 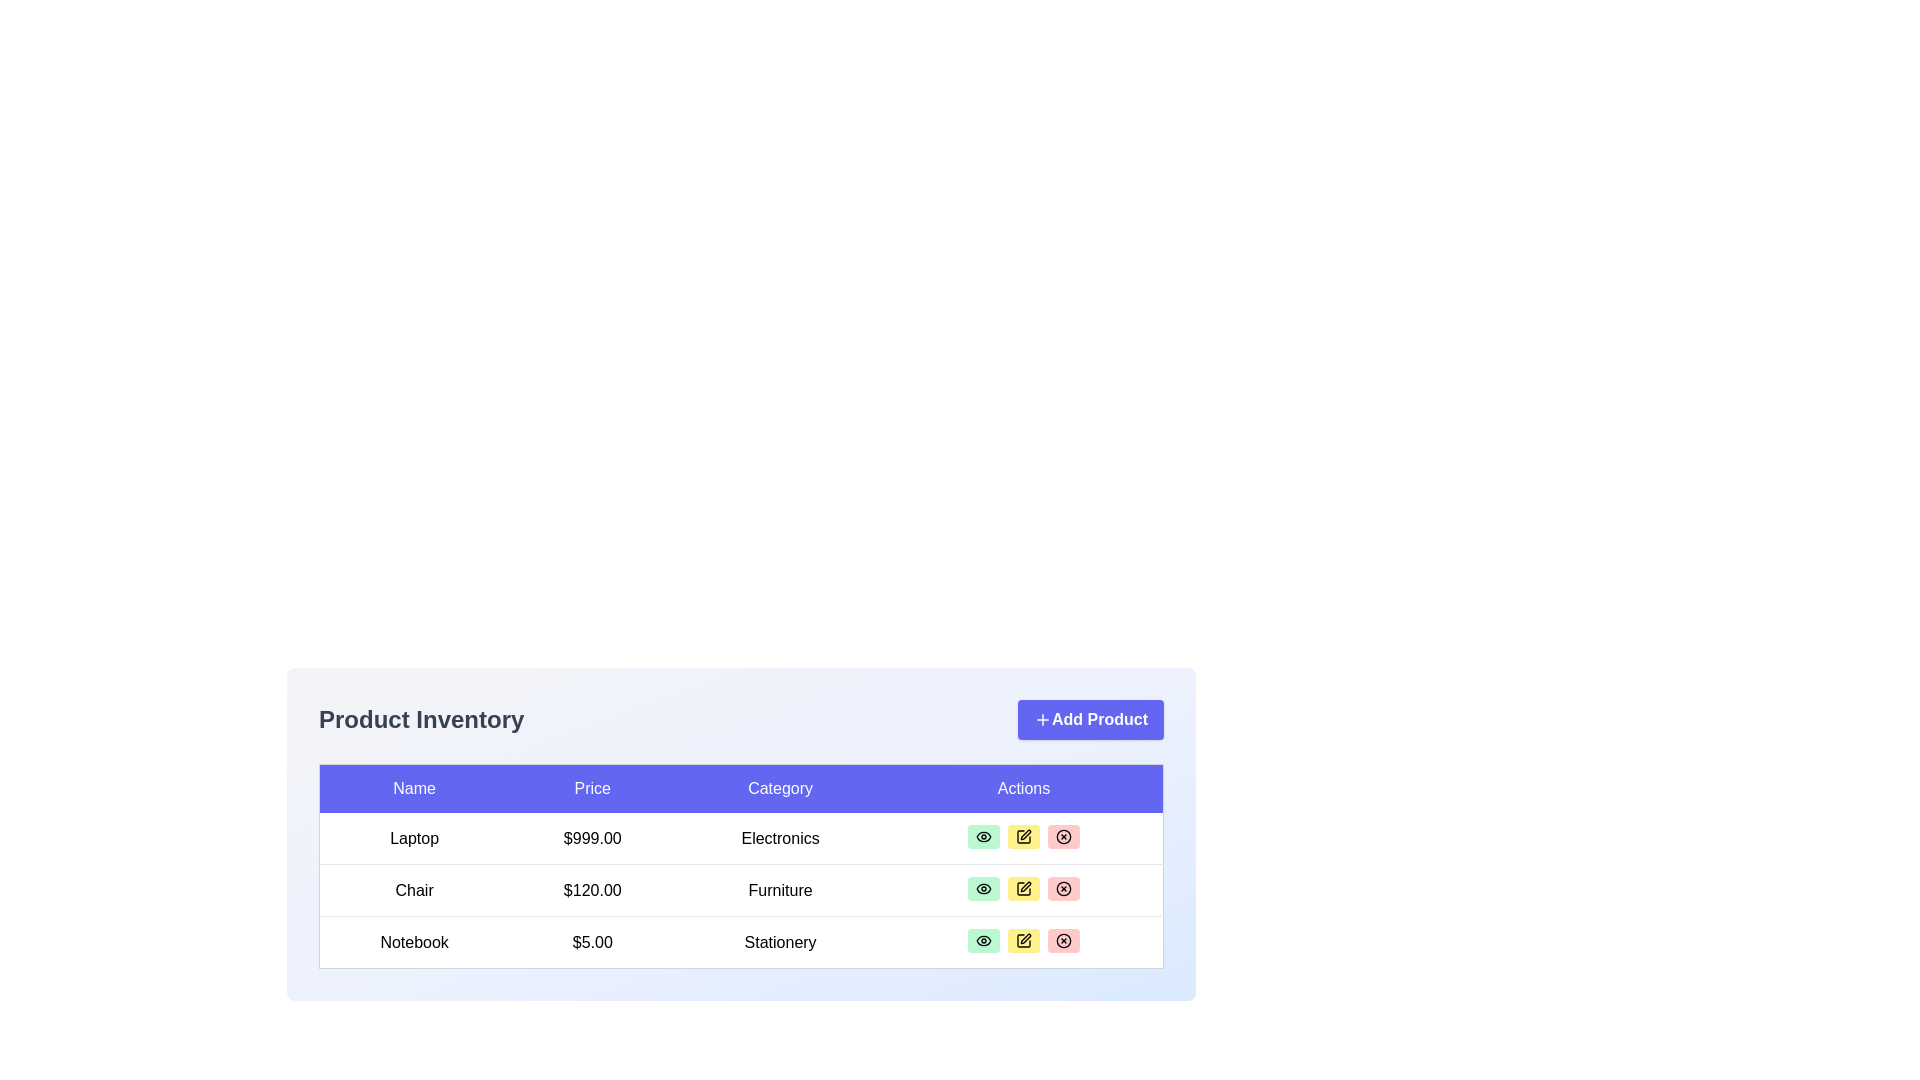 I want to click on the second row of the 'Product Inventory' table, so click(x=740, y=889).